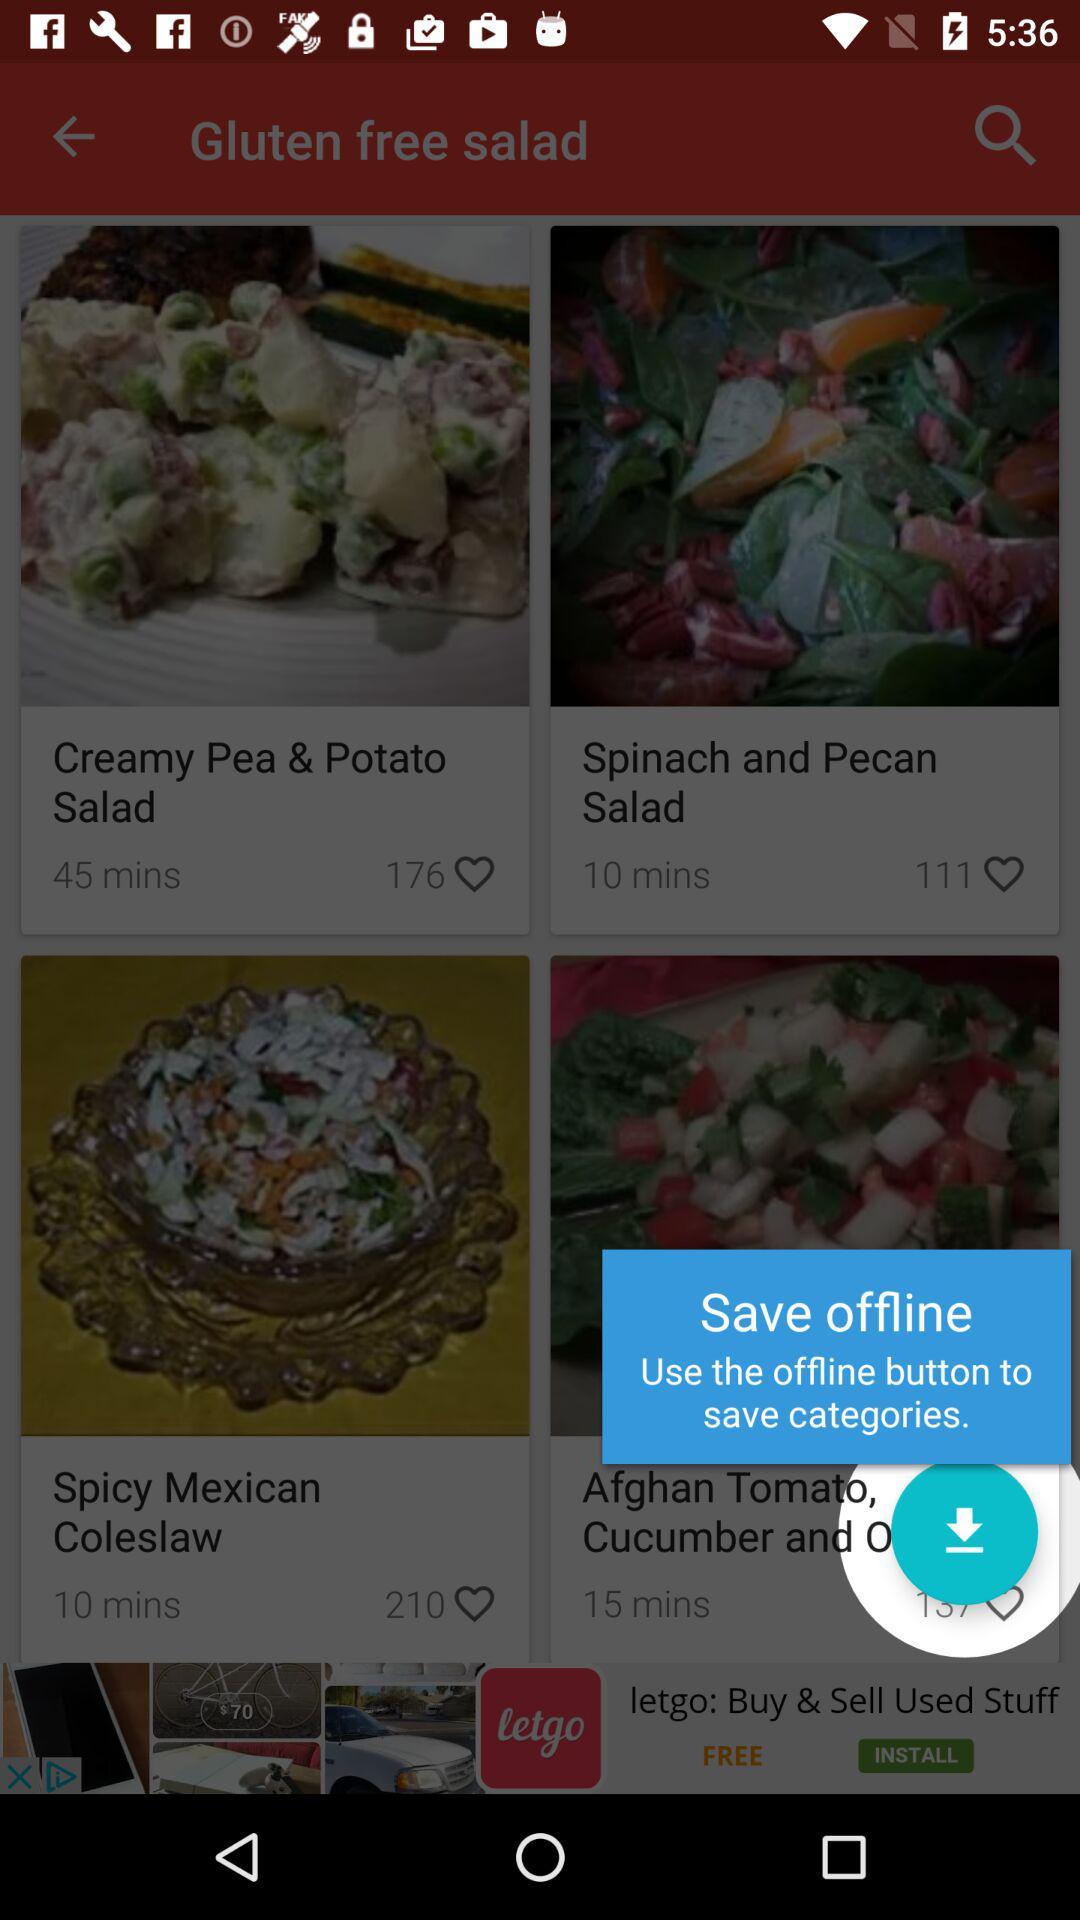  What do you see at coordinates (72, 135) in the screenshot?
I see `the red color box` at bounding box center [72, 135].